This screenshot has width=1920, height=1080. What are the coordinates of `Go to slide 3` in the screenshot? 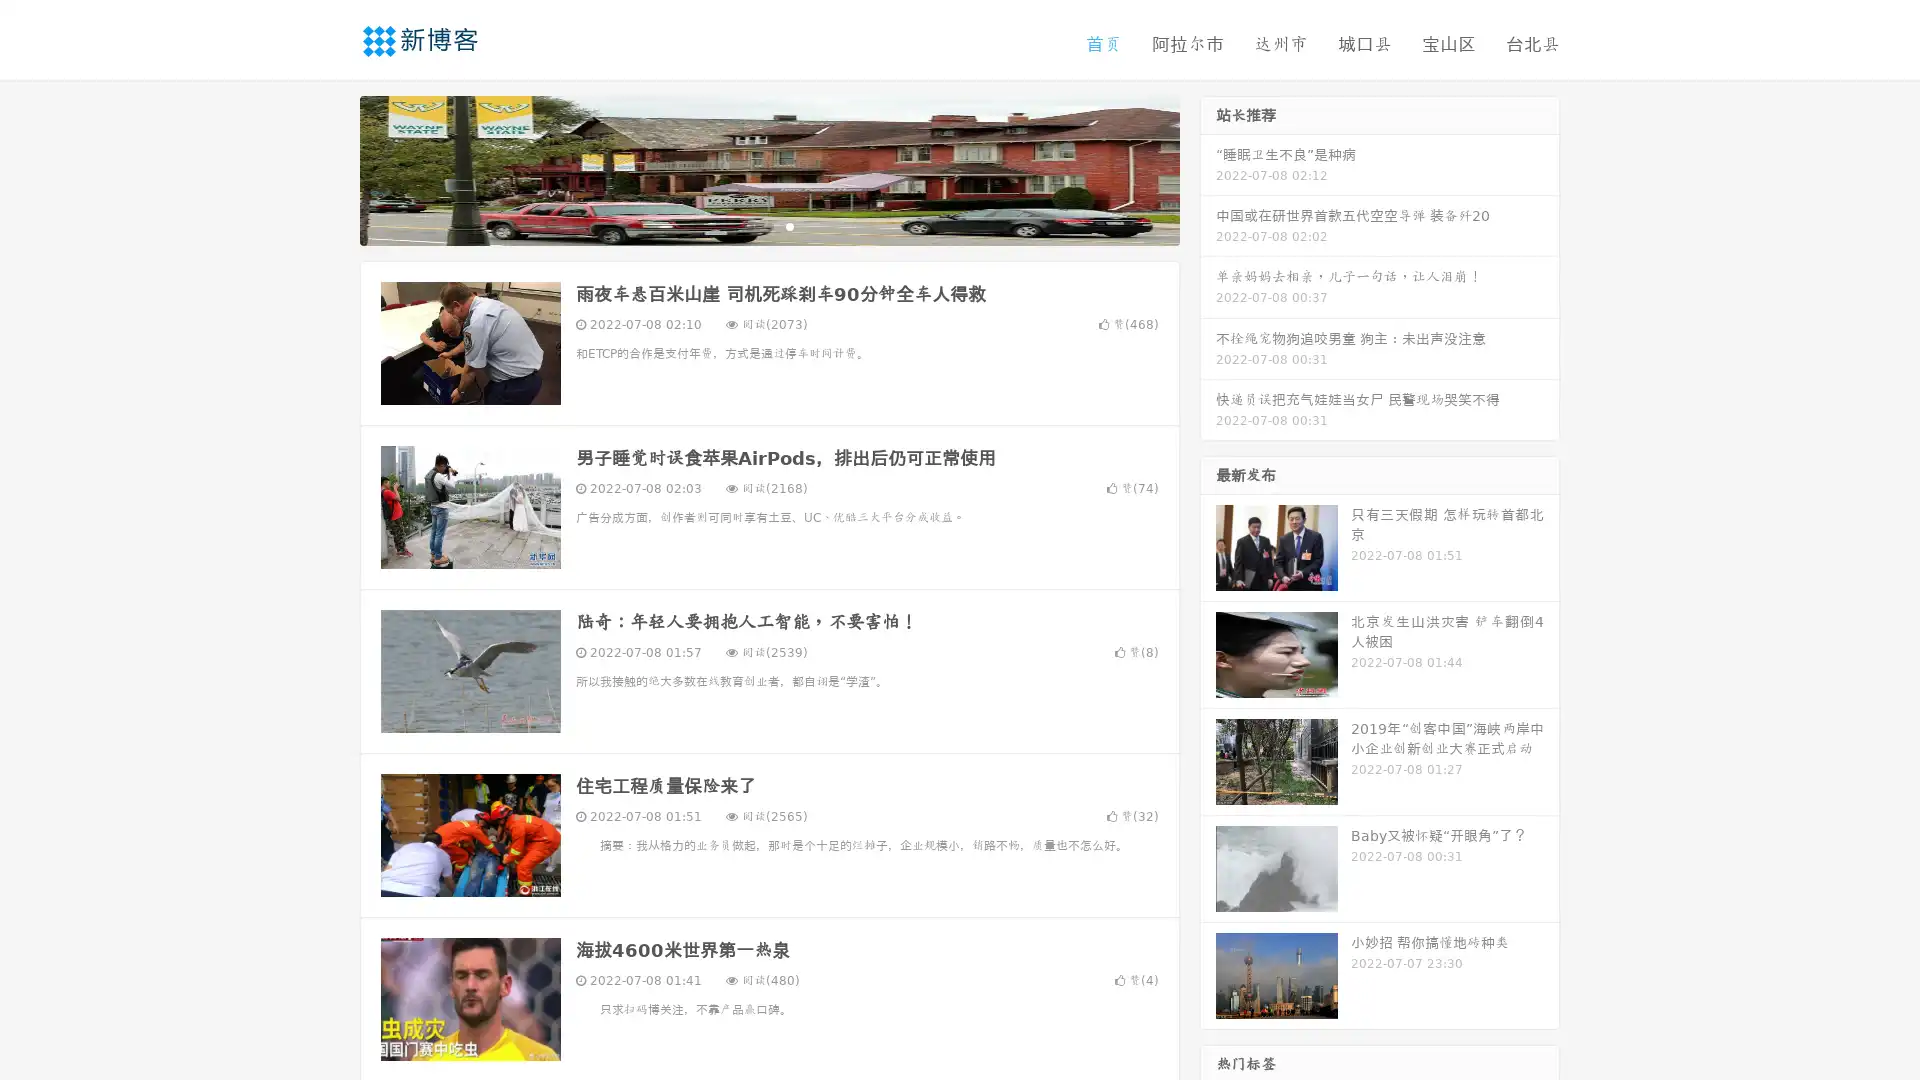 It's located at (789, 225).